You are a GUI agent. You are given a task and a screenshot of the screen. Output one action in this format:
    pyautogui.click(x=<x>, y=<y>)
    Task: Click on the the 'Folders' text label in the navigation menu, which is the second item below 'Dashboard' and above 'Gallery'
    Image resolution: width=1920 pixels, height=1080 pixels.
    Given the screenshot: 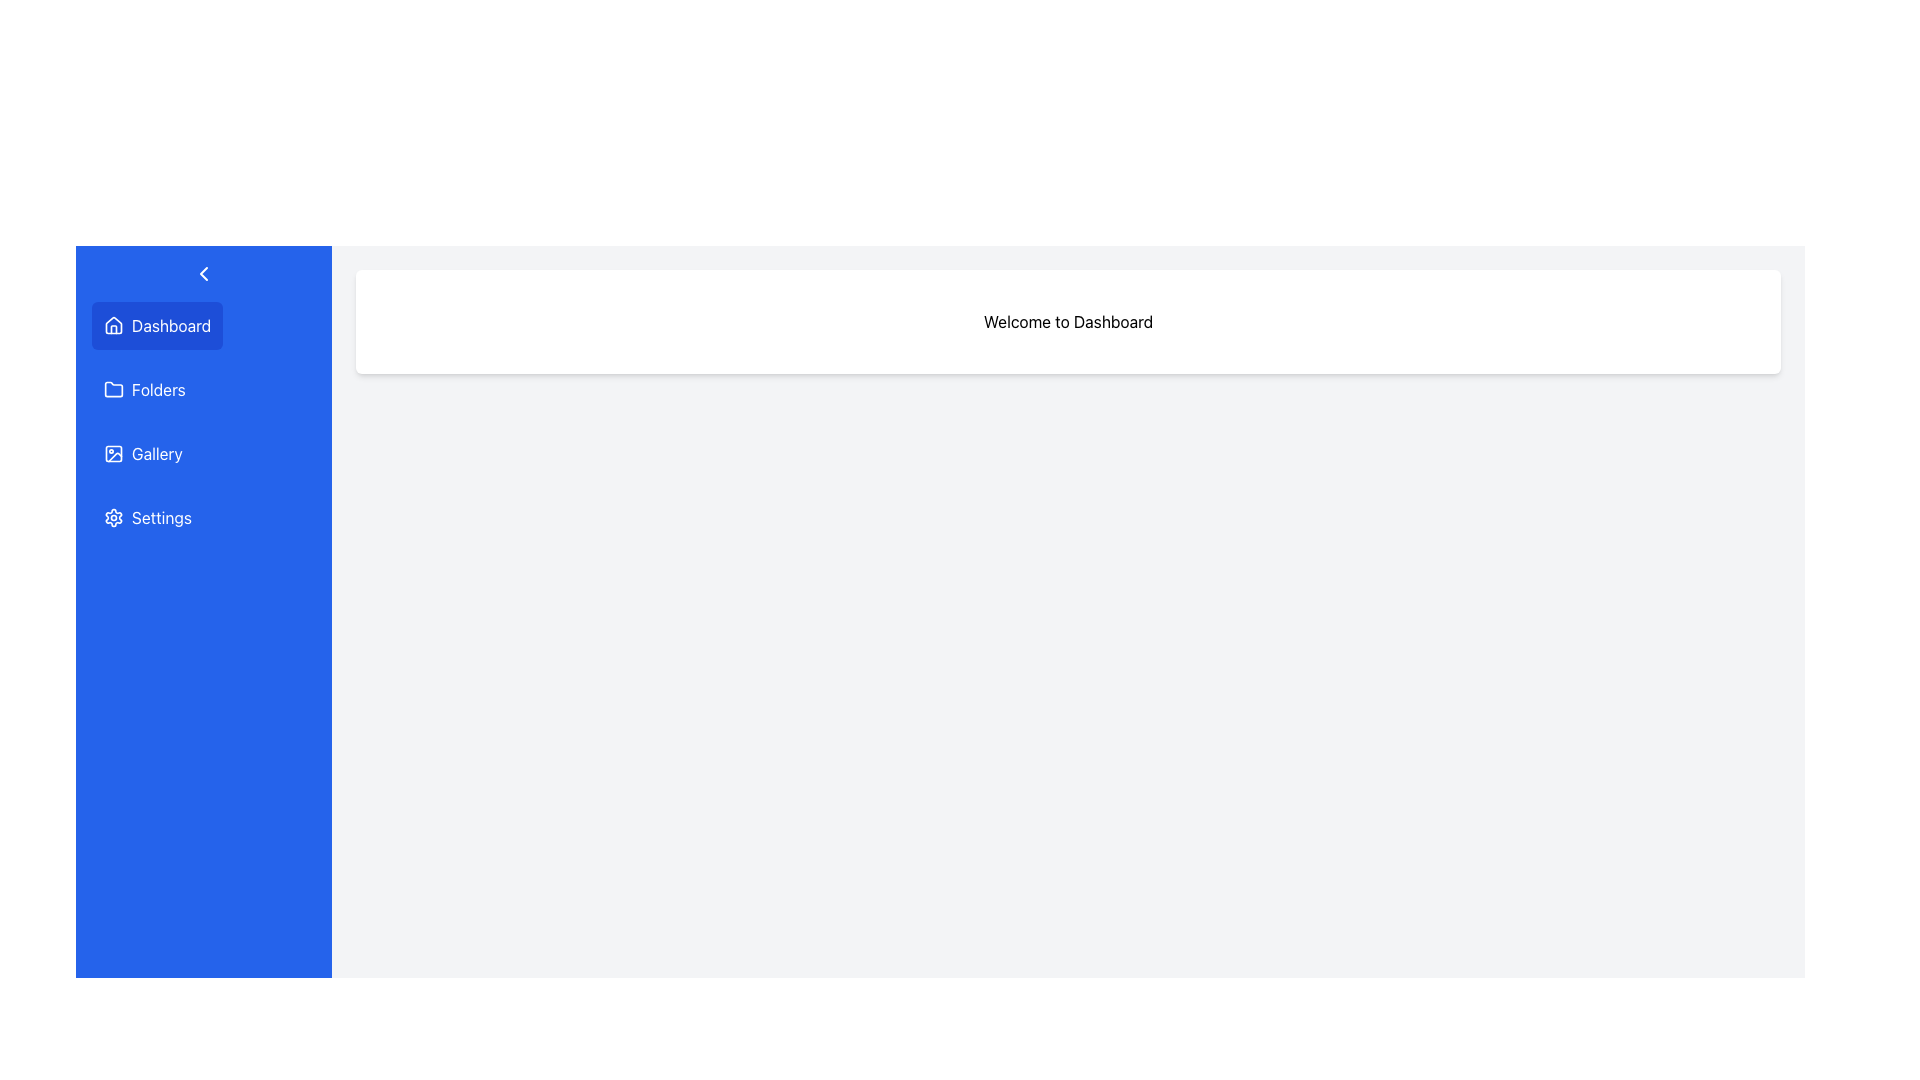 What is the action you would take?
    pyautogui.click(x=157, y=389)
    